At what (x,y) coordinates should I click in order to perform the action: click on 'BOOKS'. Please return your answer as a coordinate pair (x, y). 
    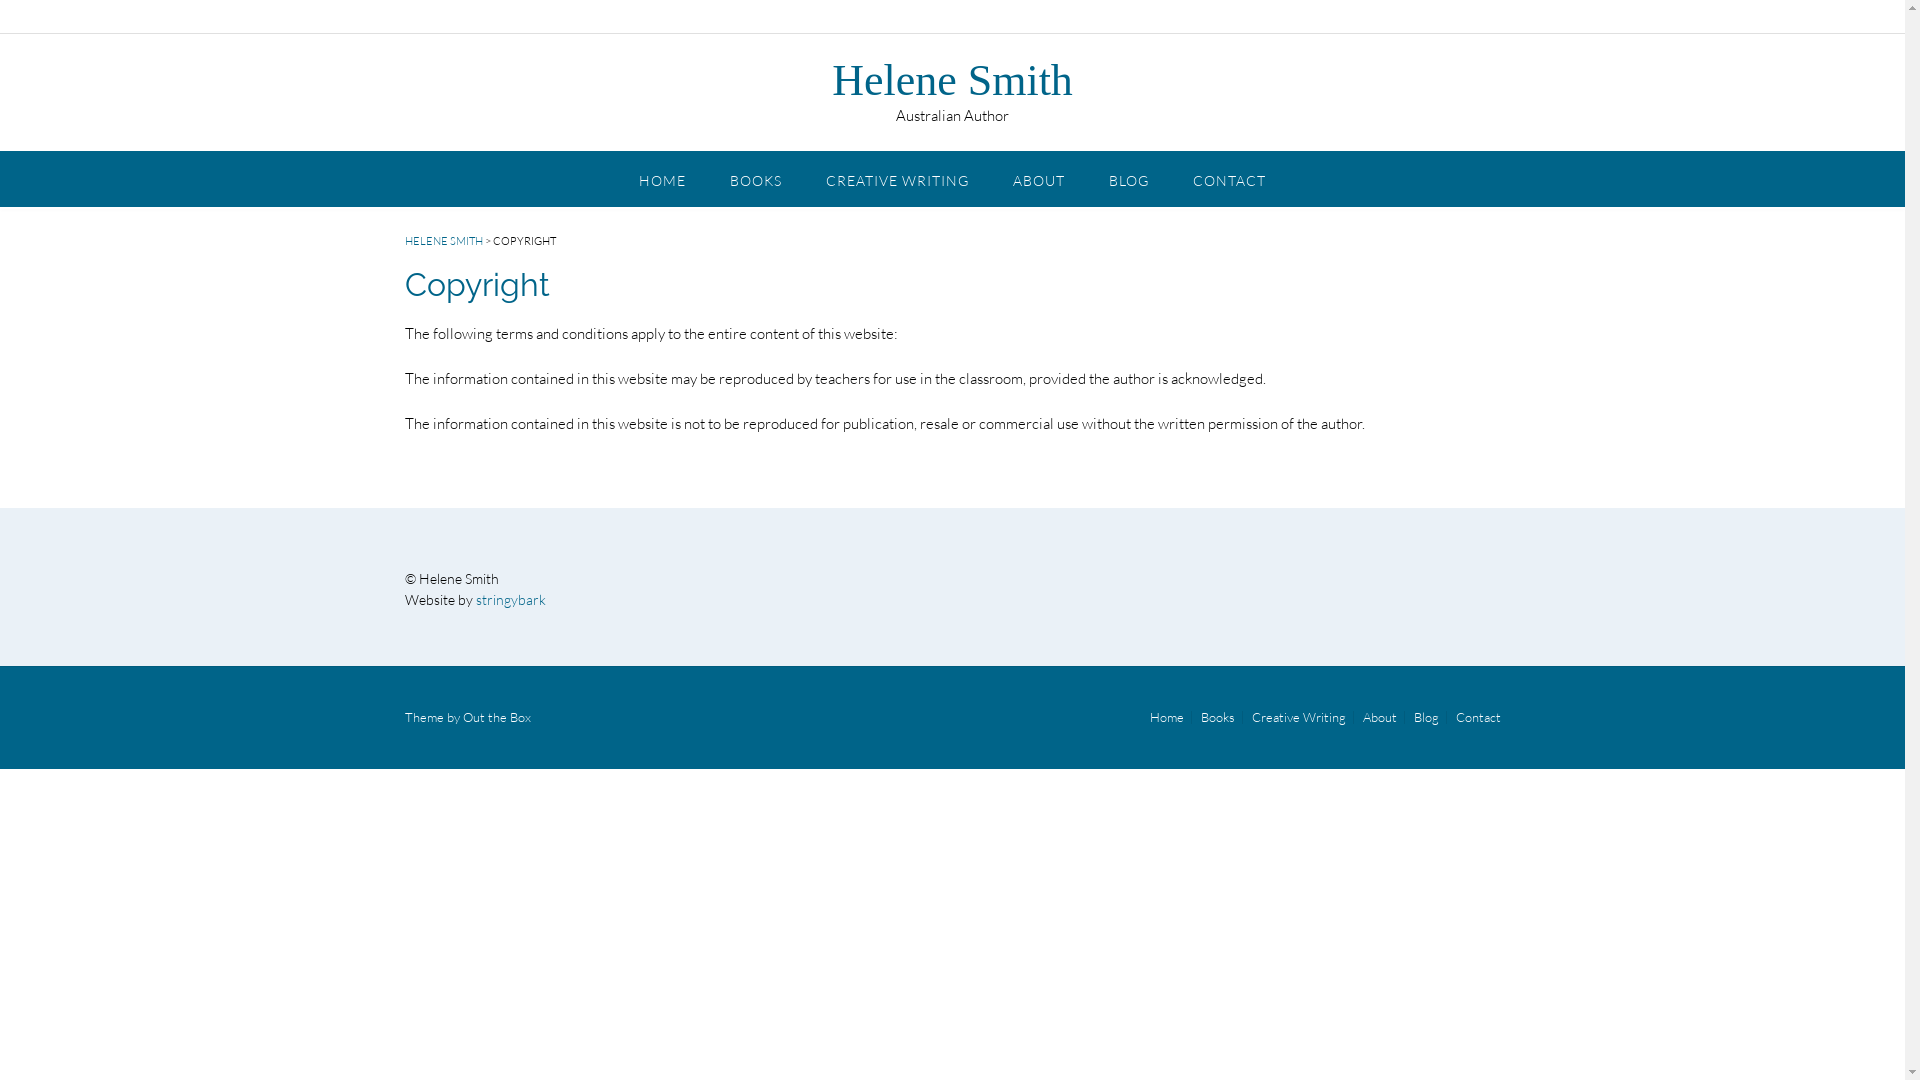
    Looking at the image, I should click on (755, 176).